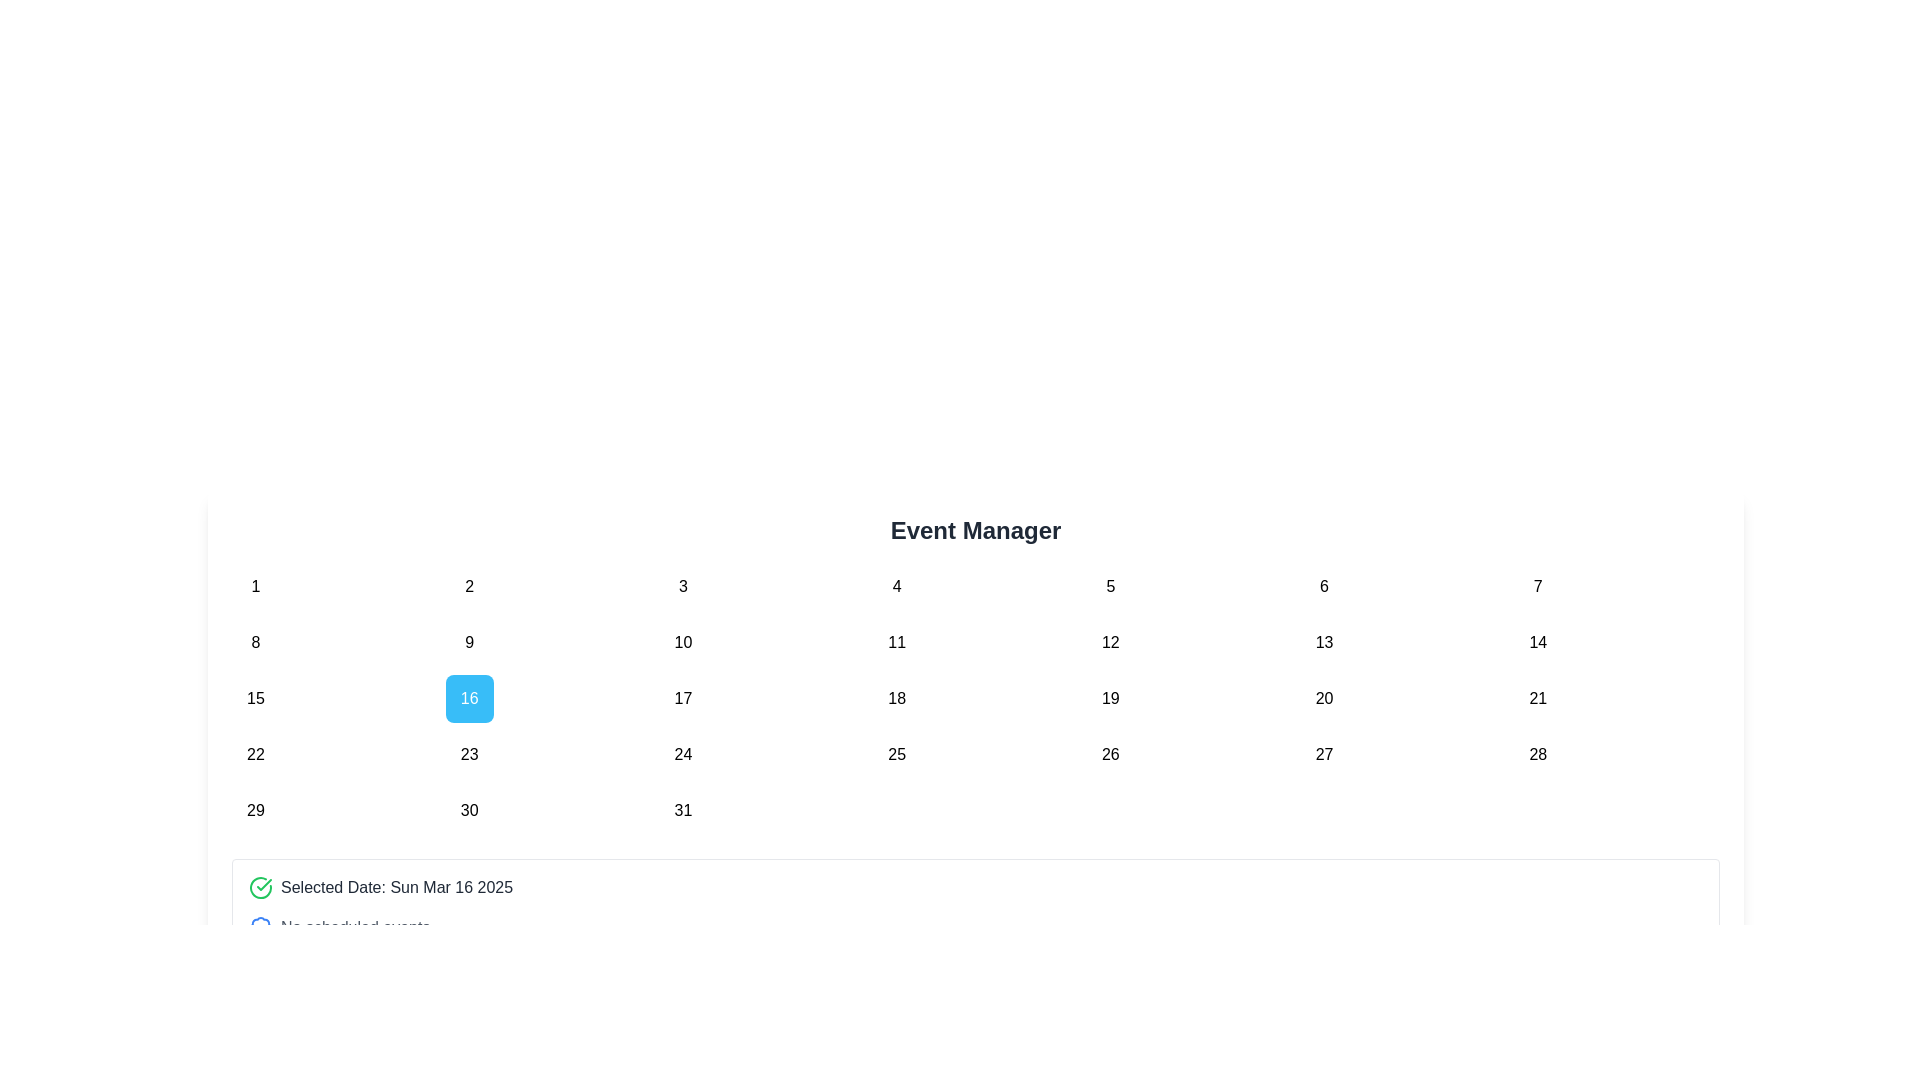 This screenshot has width=1920, height=1080. What do you see at coordinates (896, 697) in the screenshot?
I see `the square-shaped button displaying the number '18'` at bounding box center [896, 697].